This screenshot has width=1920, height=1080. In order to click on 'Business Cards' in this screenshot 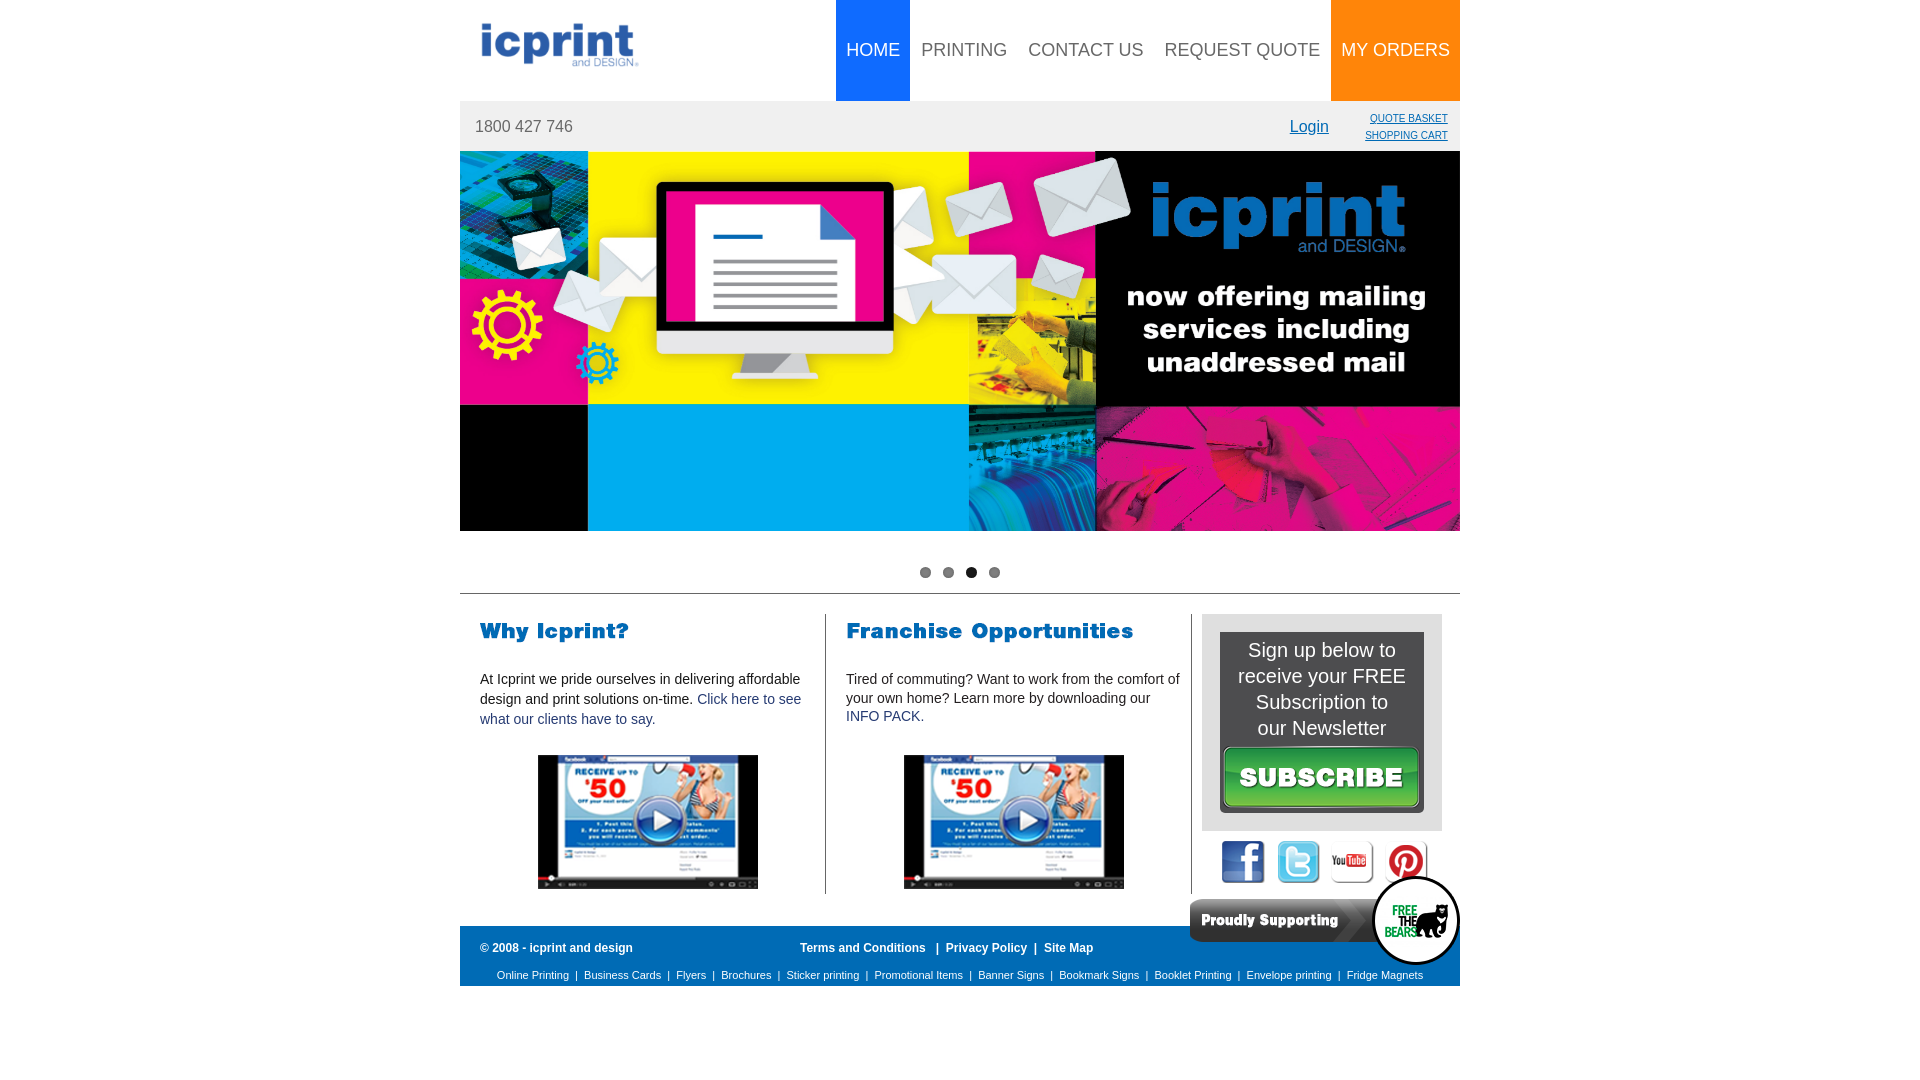, I will do `click(621, 974)`.